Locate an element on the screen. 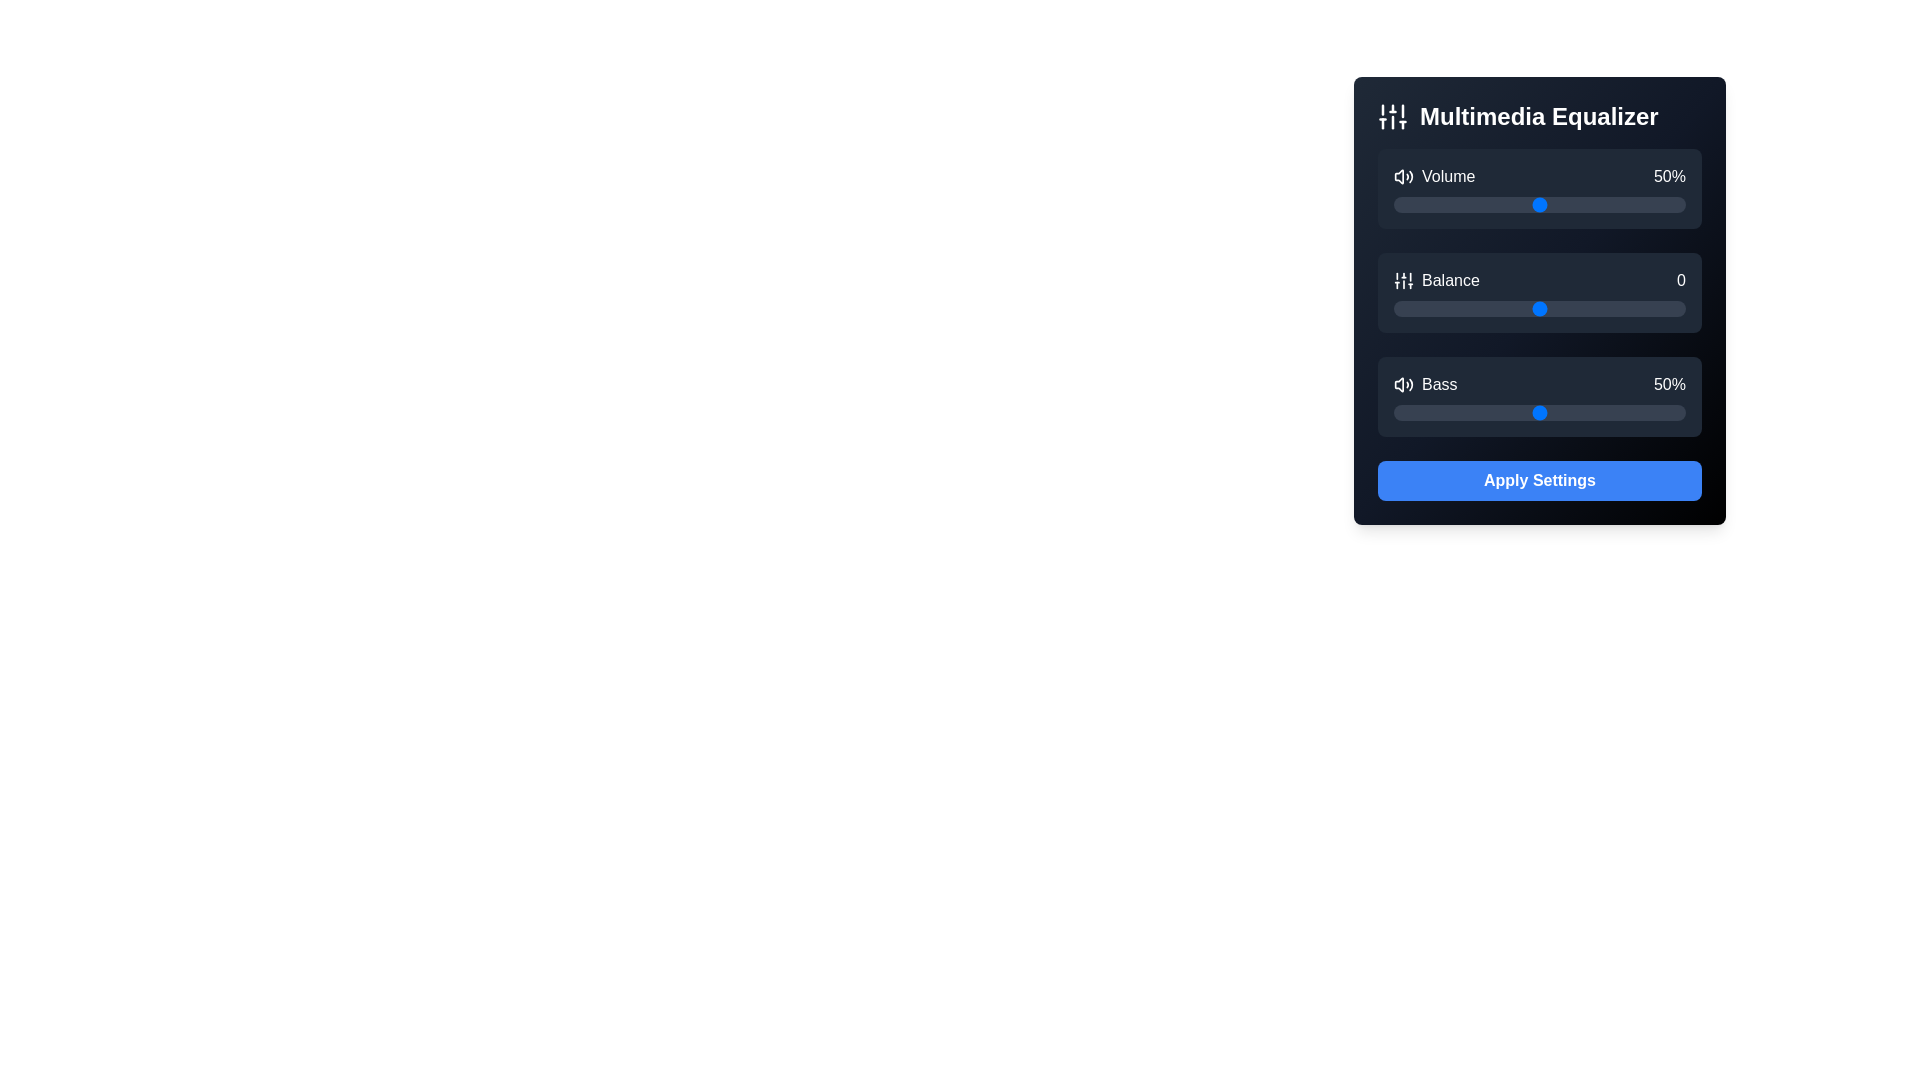 The image size is (1920, 1080). the balance is located at coordinates (1507, 308).